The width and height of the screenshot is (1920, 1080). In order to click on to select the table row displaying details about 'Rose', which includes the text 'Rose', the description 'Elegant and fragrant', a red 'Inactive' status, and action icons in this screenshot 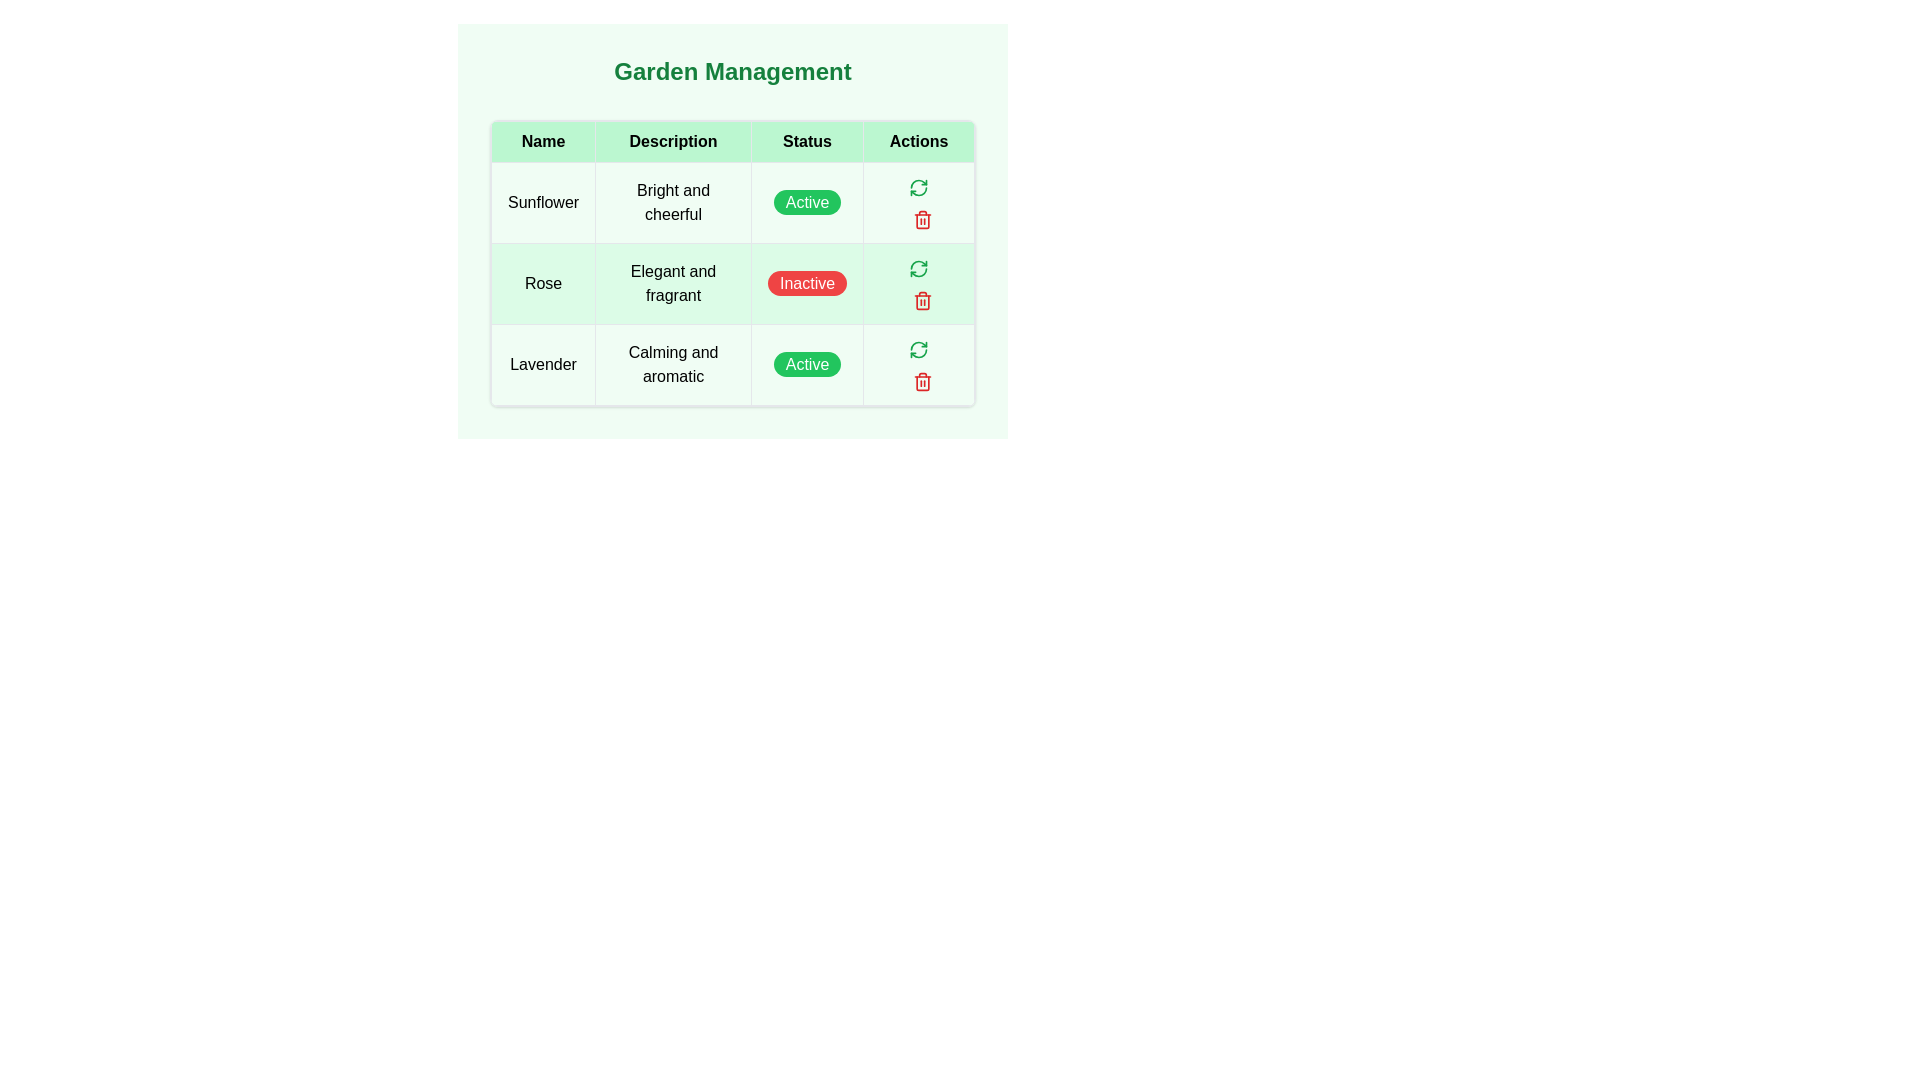, I will do `click(732, 284)`.